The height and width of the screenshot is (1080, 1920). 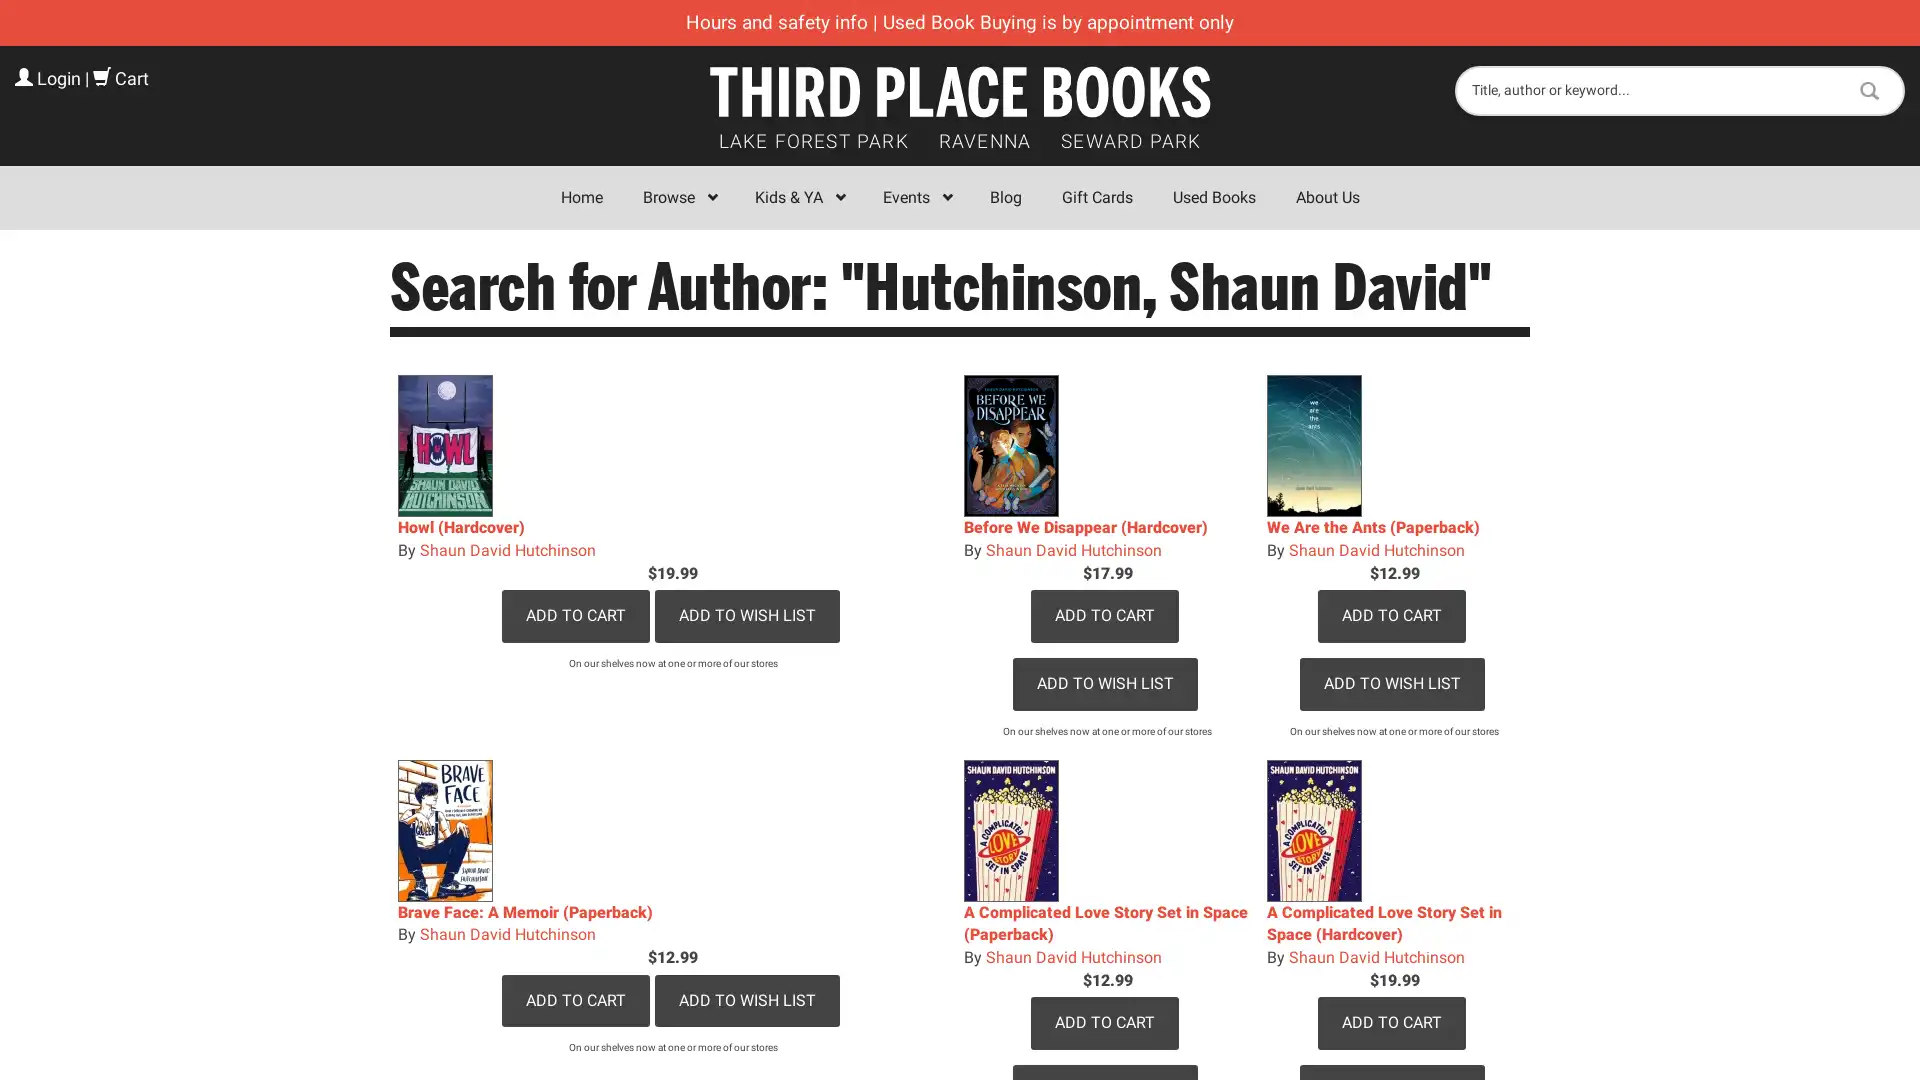 I want to click on Add to Cart, so click(x=574, y=615).